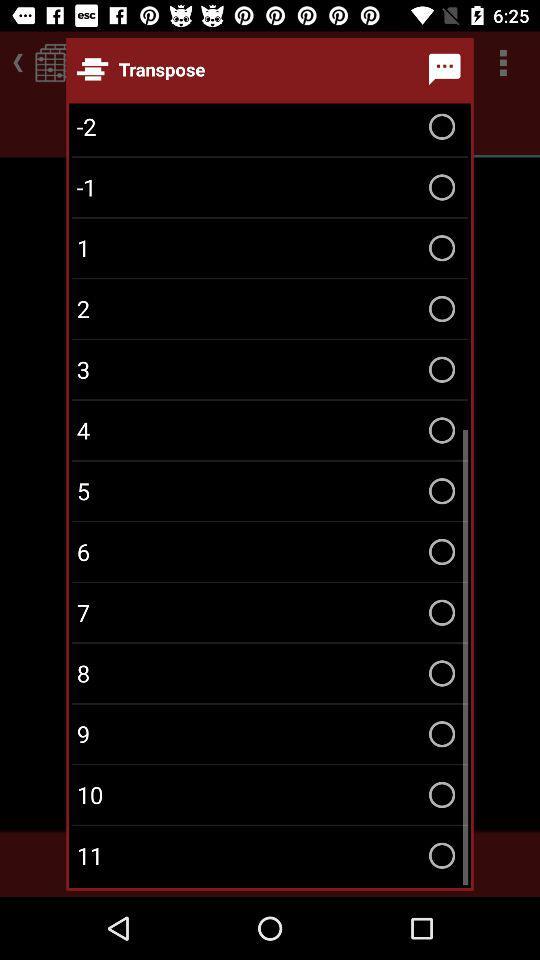 The image size is (540, 960). I want to click on the item below the 8, so click(270, 733).